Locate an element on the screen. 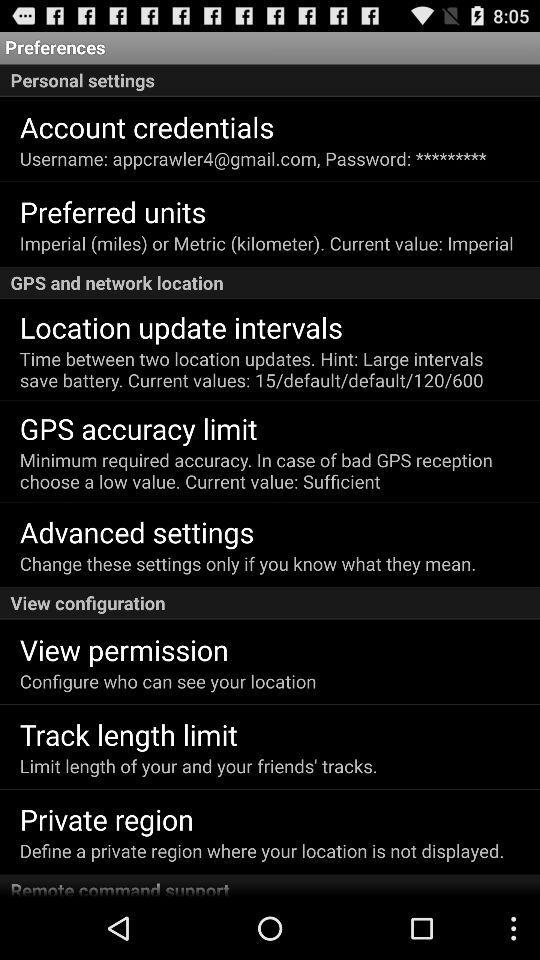 The image size is (540, 960). configure who can item is located at coordinates (167, 681).